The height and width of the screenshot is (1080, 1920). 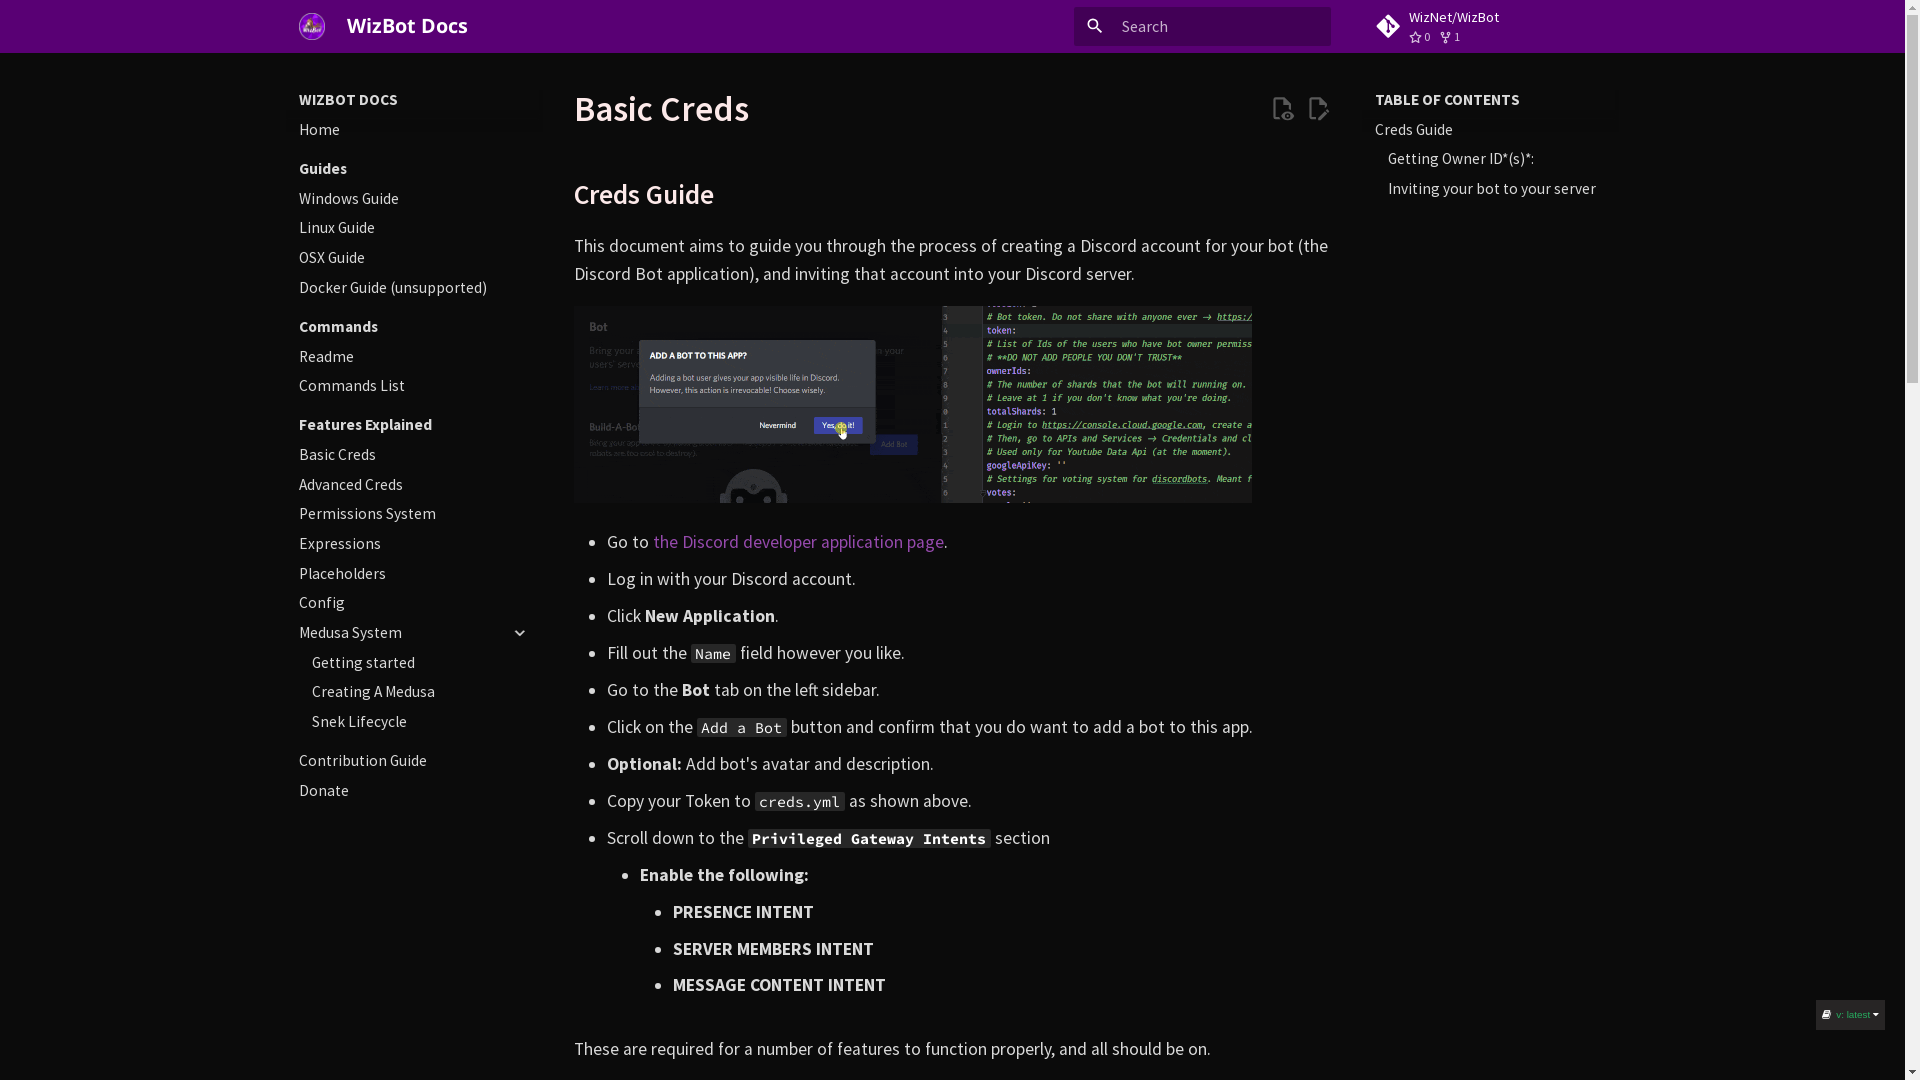 I want to click on 'Home', so click(x=413, y=130).